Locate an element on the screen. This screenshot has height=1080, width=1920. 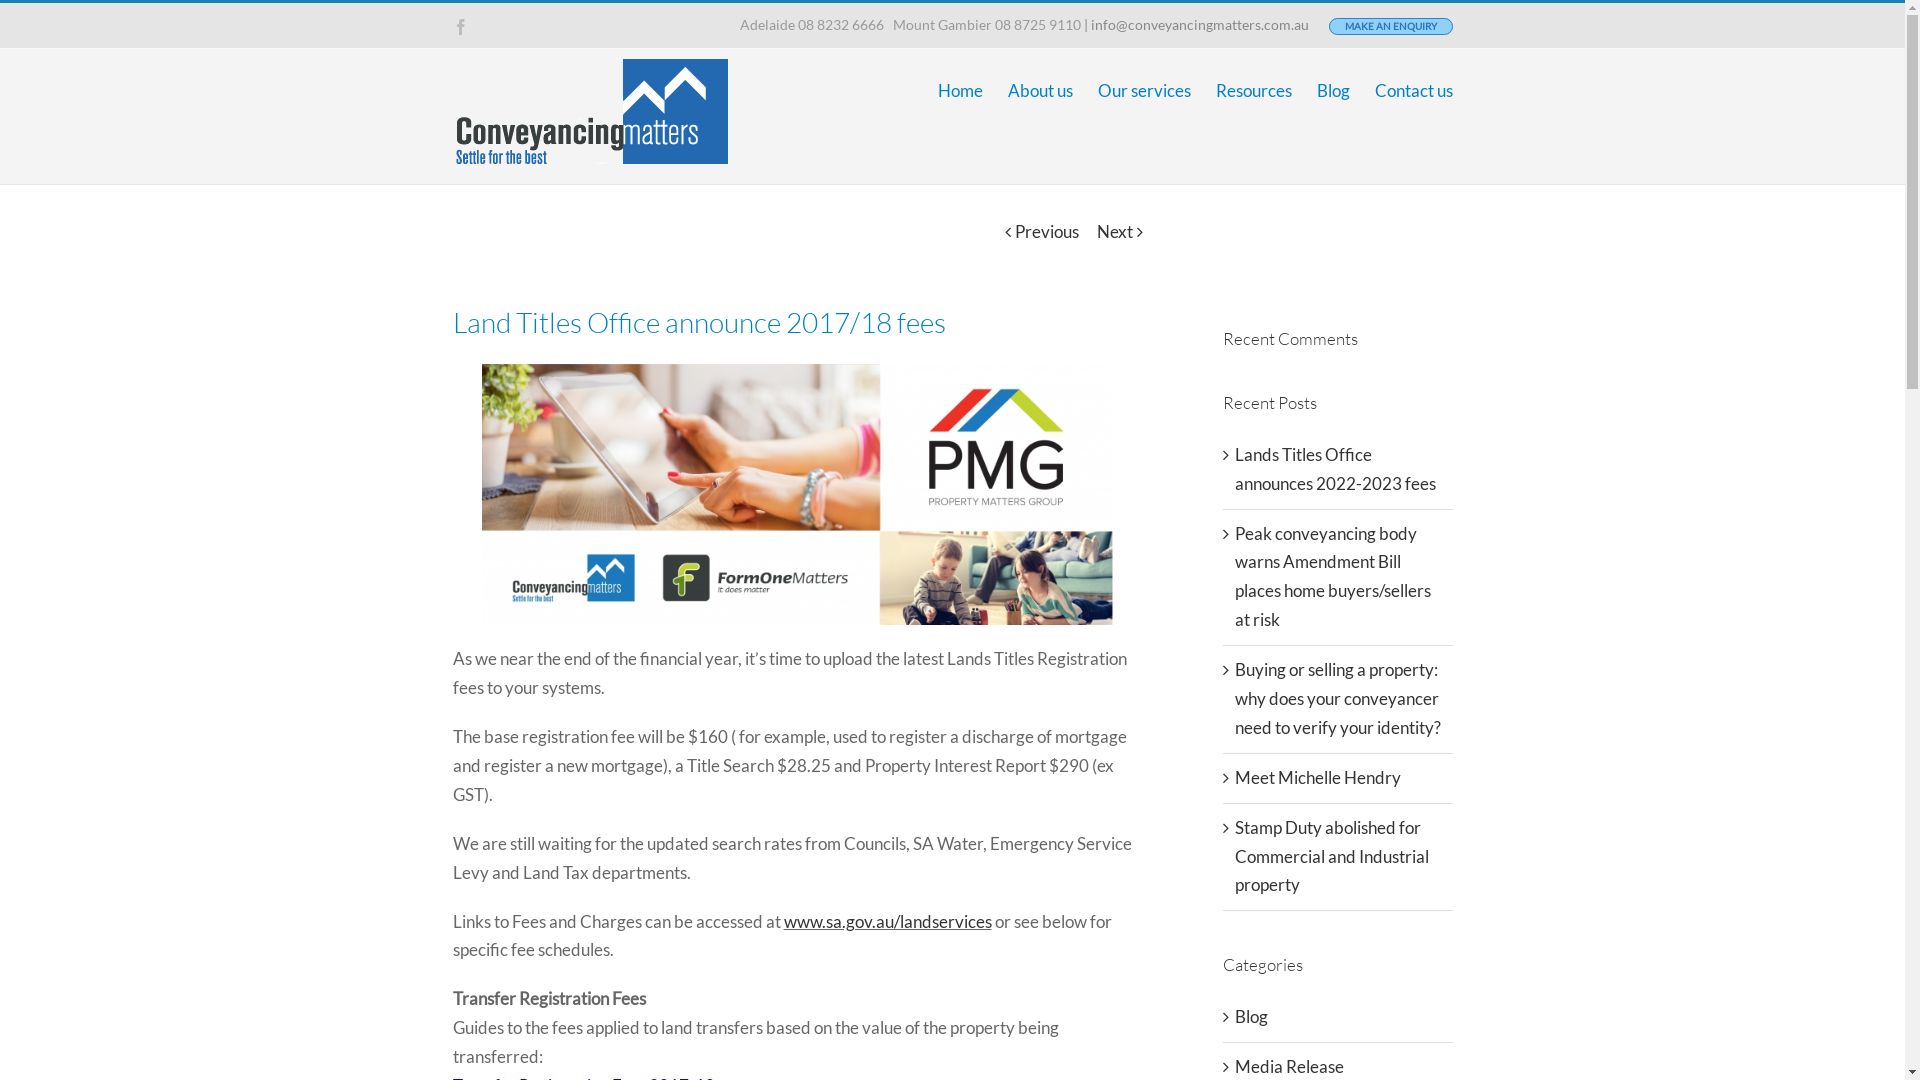
'Stamp Duty abolished for Commercial and Industrial property' is located at coordinates (1330, 855).